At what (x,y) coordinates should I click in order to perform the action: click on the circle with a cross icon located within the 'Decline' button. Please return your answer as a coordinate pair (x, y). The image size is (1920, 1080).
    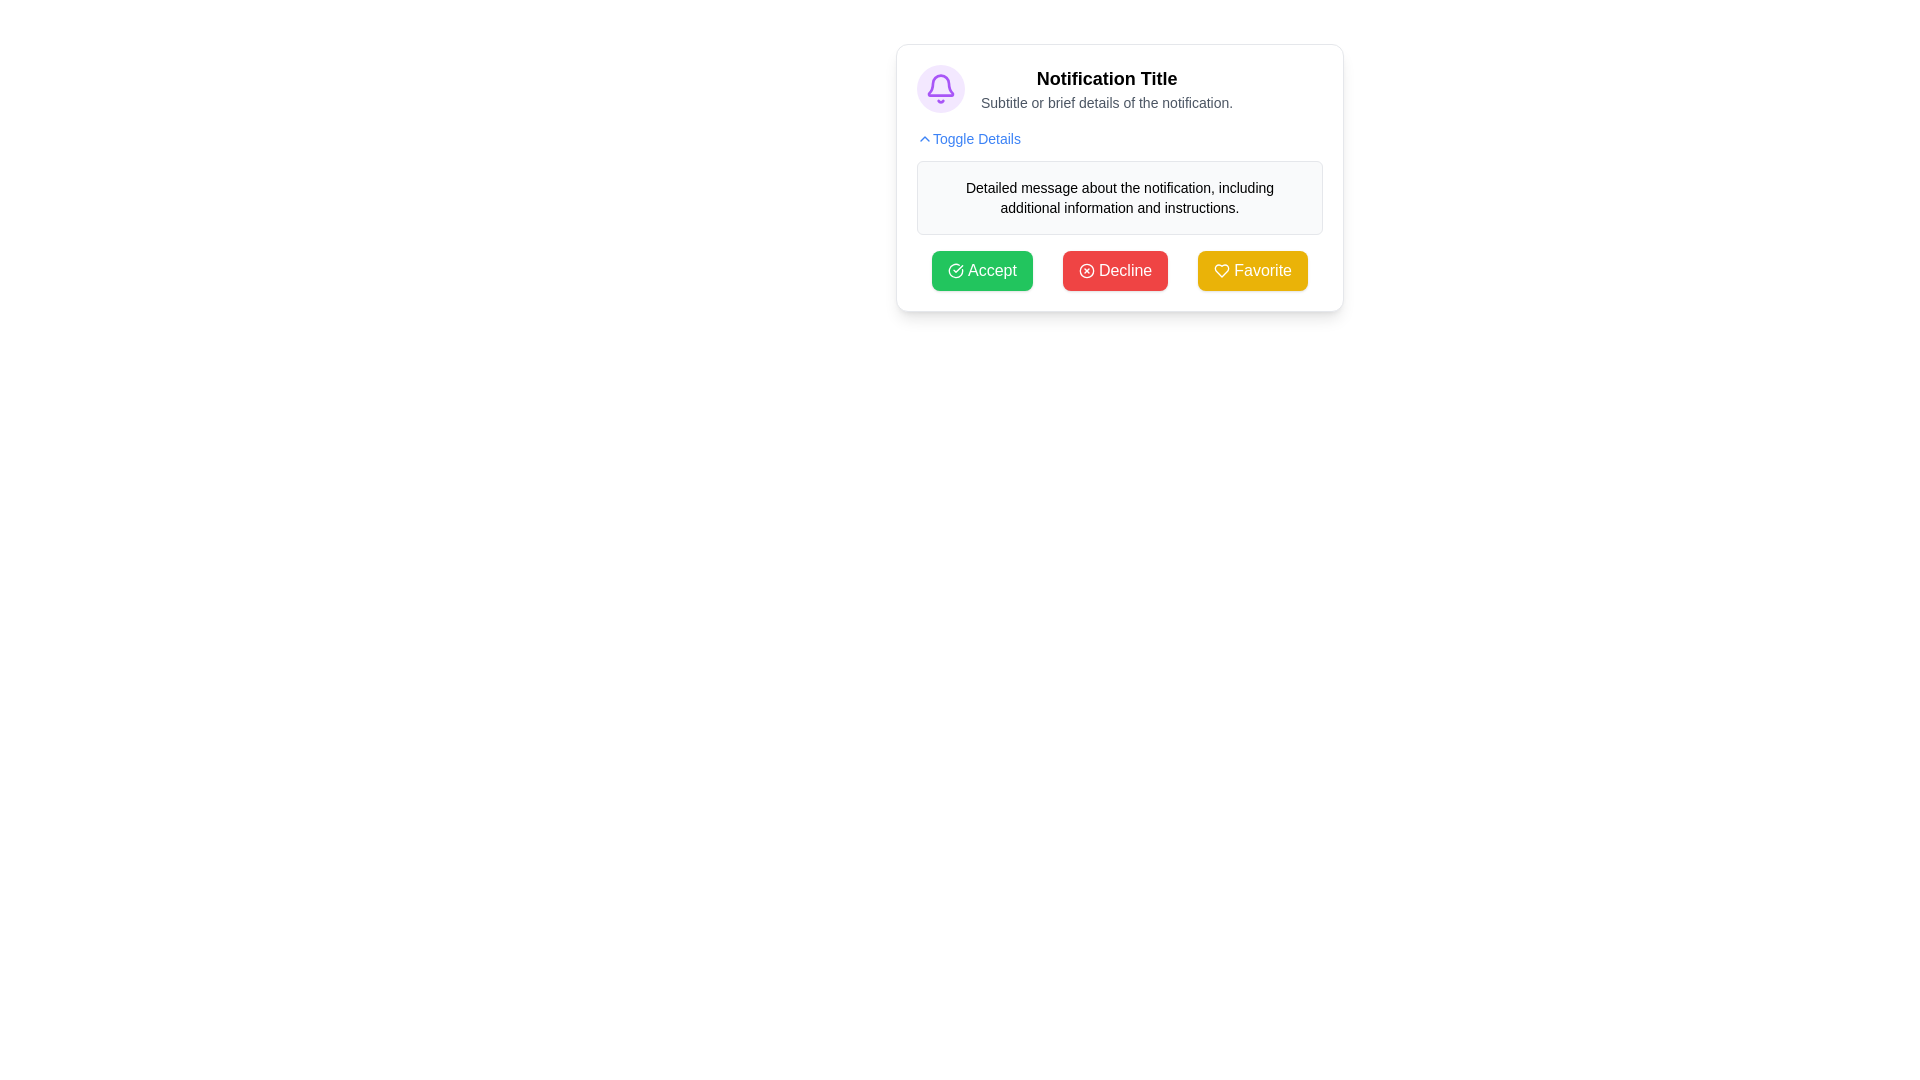
    Looking at the image, I should click on (1085, 270).